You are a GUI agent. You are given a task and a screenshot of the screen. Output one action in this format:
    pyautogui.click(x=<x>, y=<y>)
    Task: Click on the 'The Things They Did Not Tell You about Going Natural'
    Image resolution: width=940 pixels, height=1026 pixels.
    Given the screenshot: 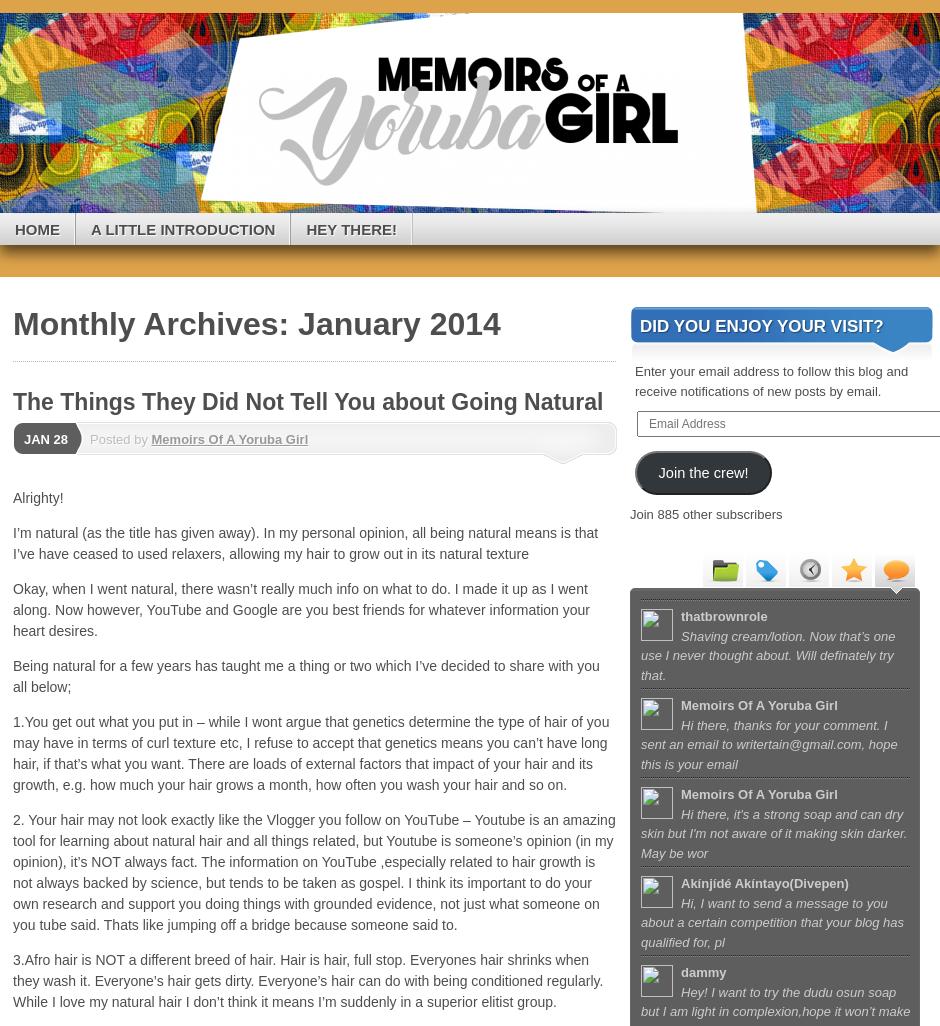 What is the action you would take?
    pyautogui.click(x=12, y=399)
    